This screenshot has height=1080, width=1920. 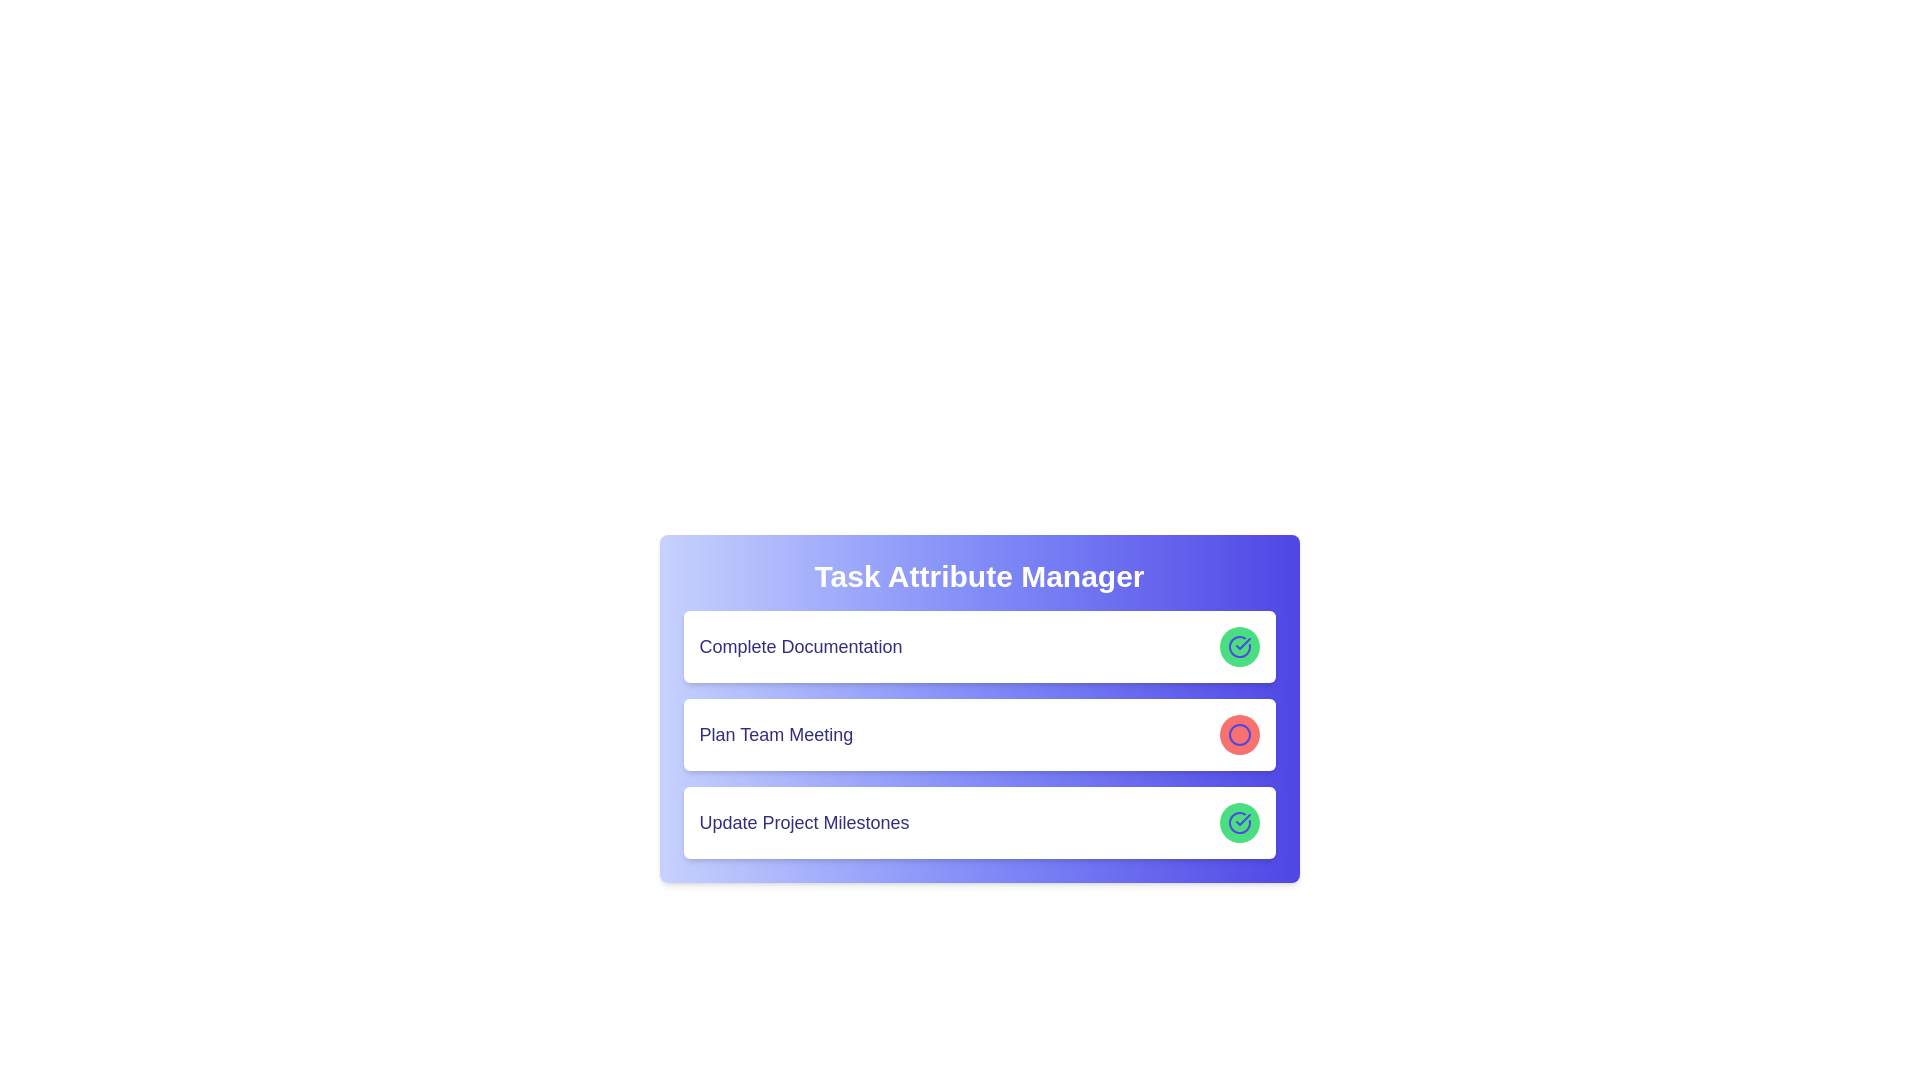 I want to click on the Text label that displays the name of a task or event, which is centered horizontally within a white card in the middle row, so click(x=775, y=735).